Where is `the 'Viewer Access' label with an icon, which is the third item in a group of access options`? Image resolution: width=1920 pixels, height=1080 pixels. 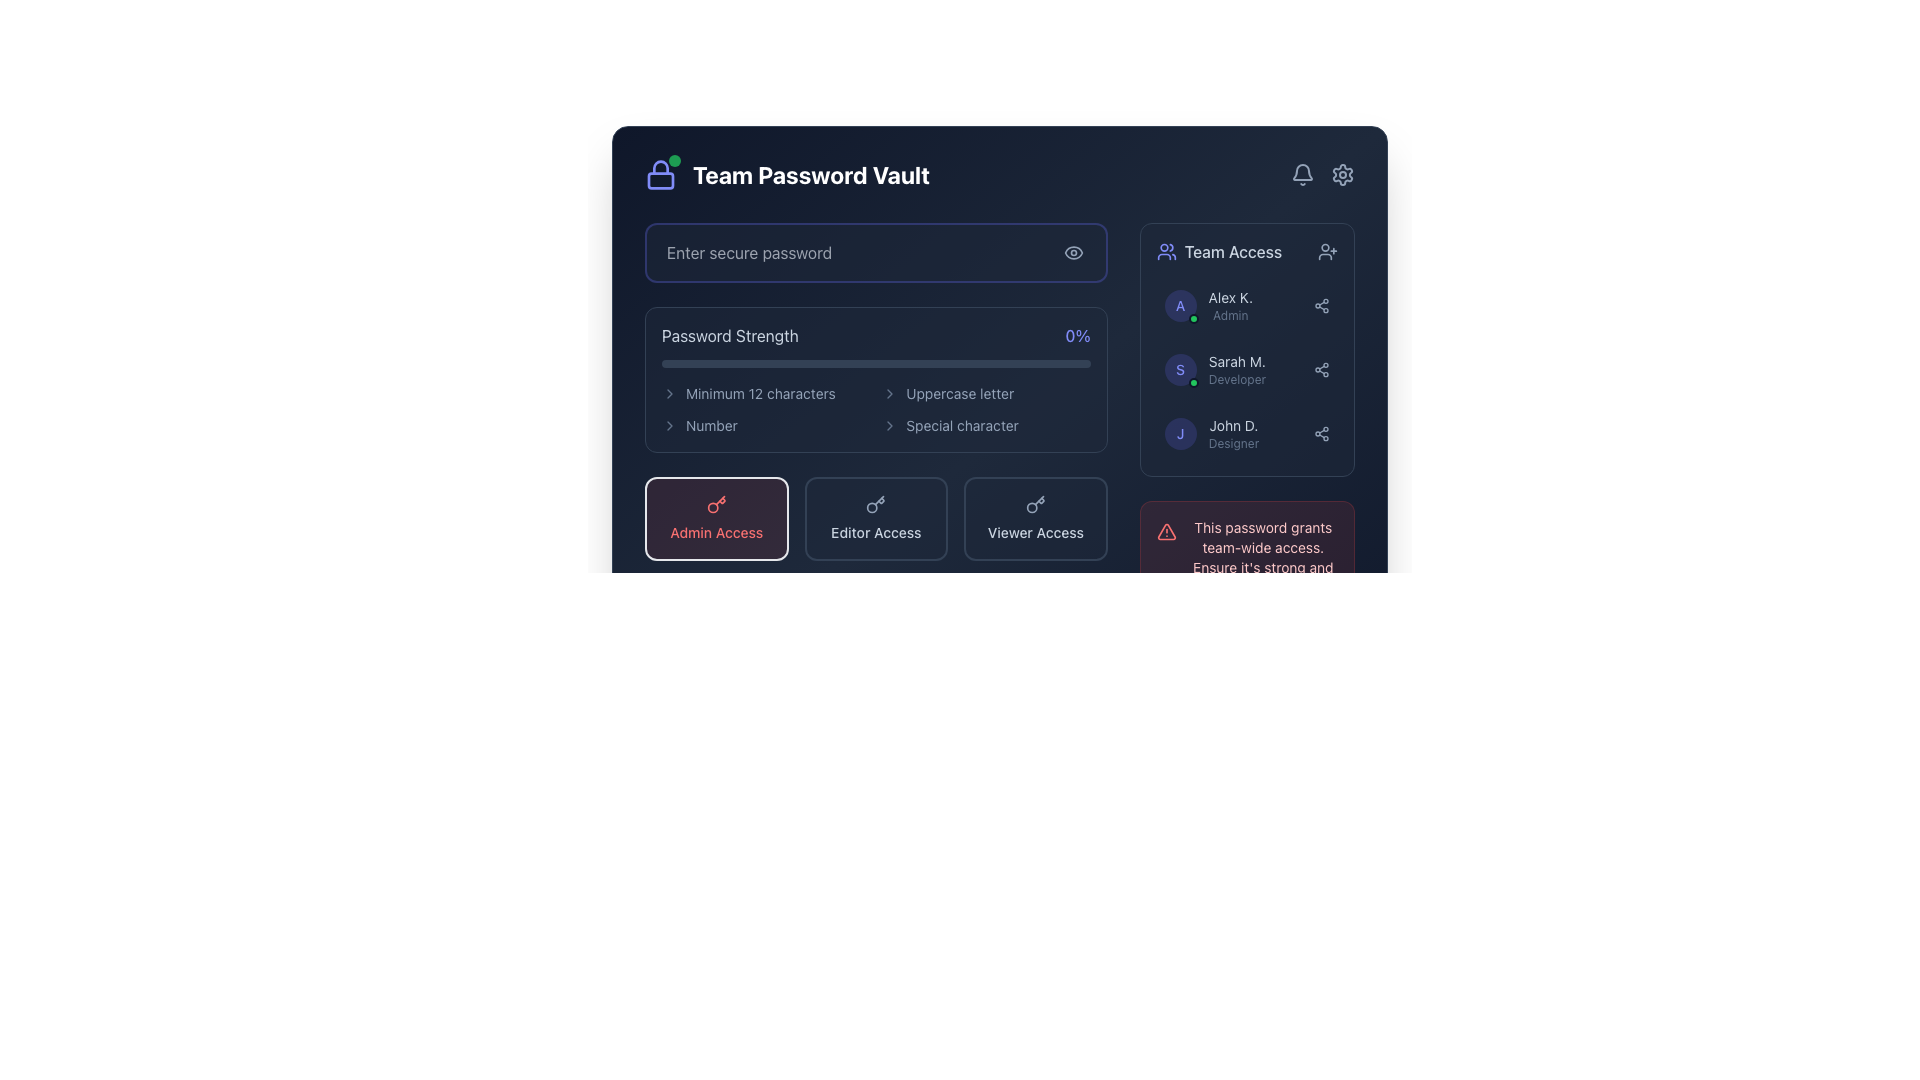 the 'Viewer Access' label with an icon, which is the third item in a group of access options is located at coordinates (1035, 518).